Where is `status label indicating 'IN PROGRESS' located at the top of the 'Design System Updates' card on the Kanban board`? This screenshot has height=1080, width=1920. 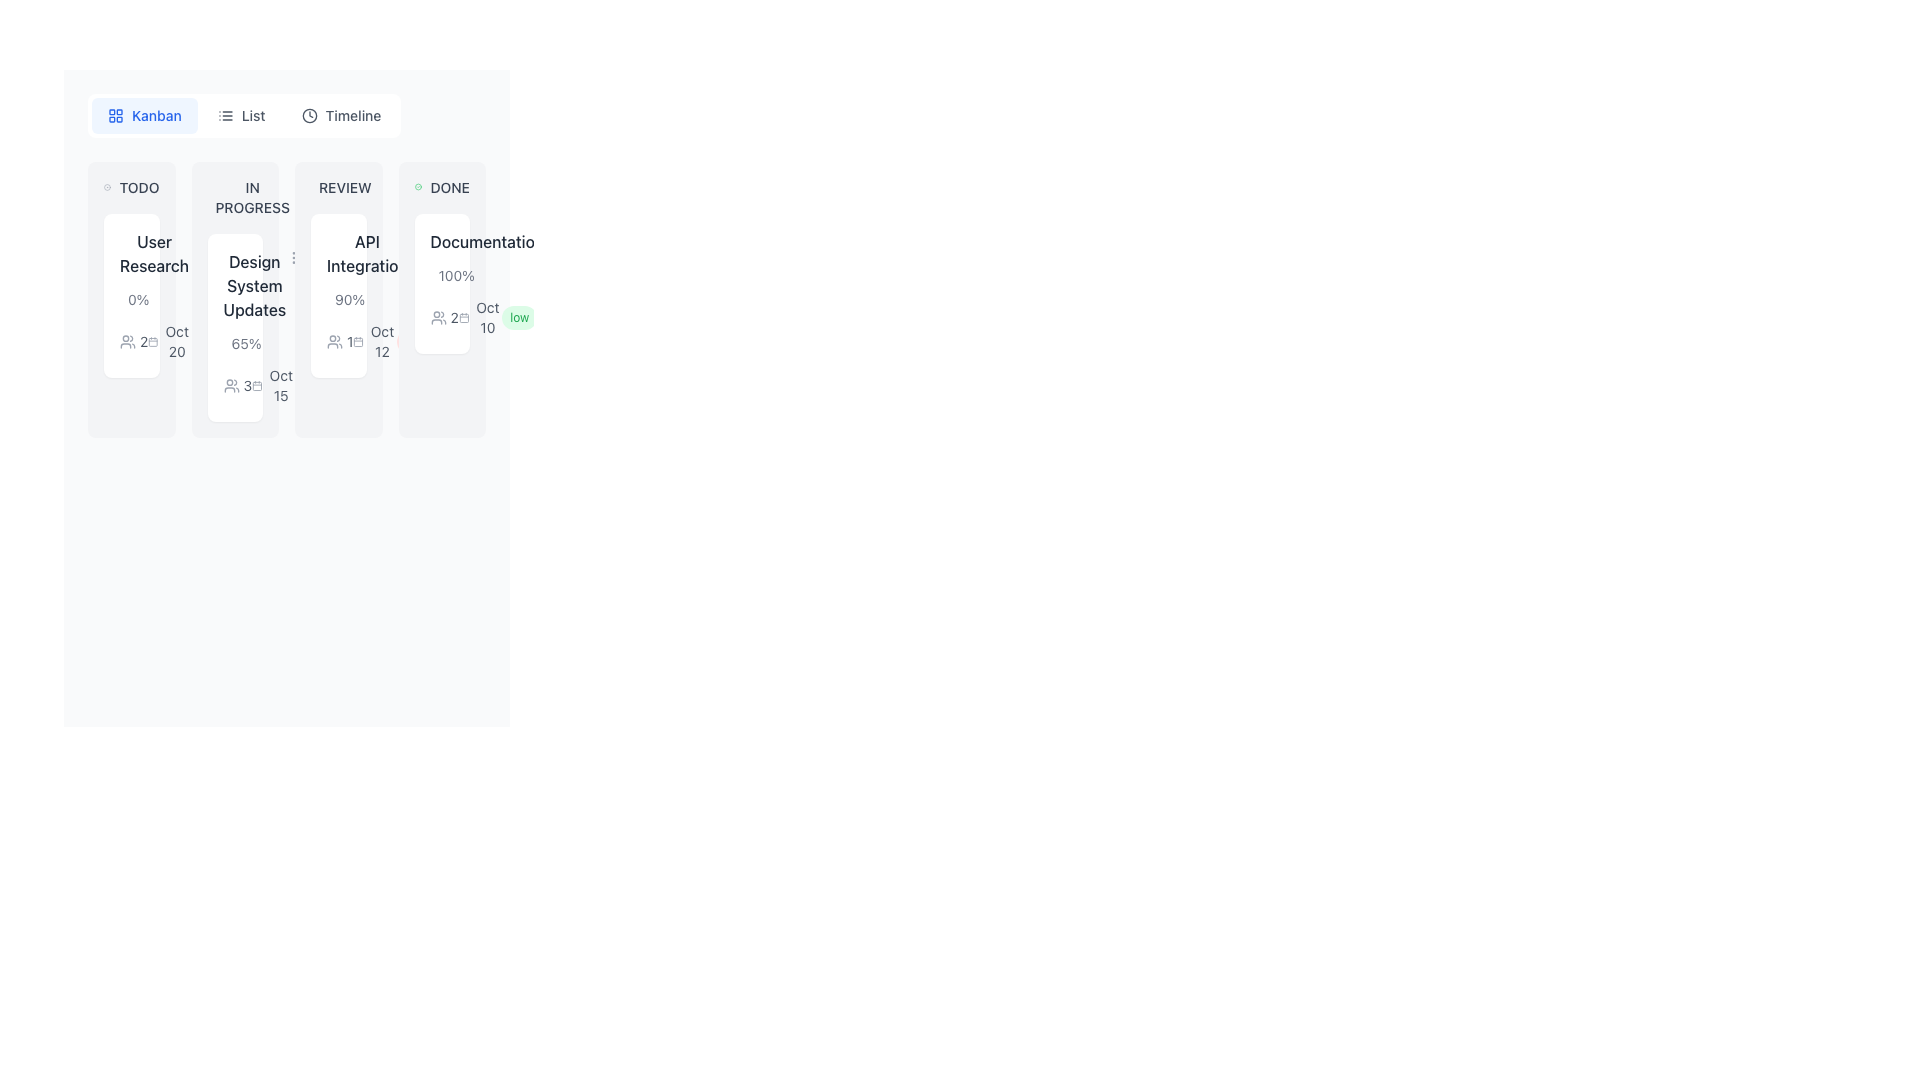 status label indicating 'IN PROGRESS' located at the top of the 'Design System Updates' card on the Kanban board is located at coordinates (235, 197).